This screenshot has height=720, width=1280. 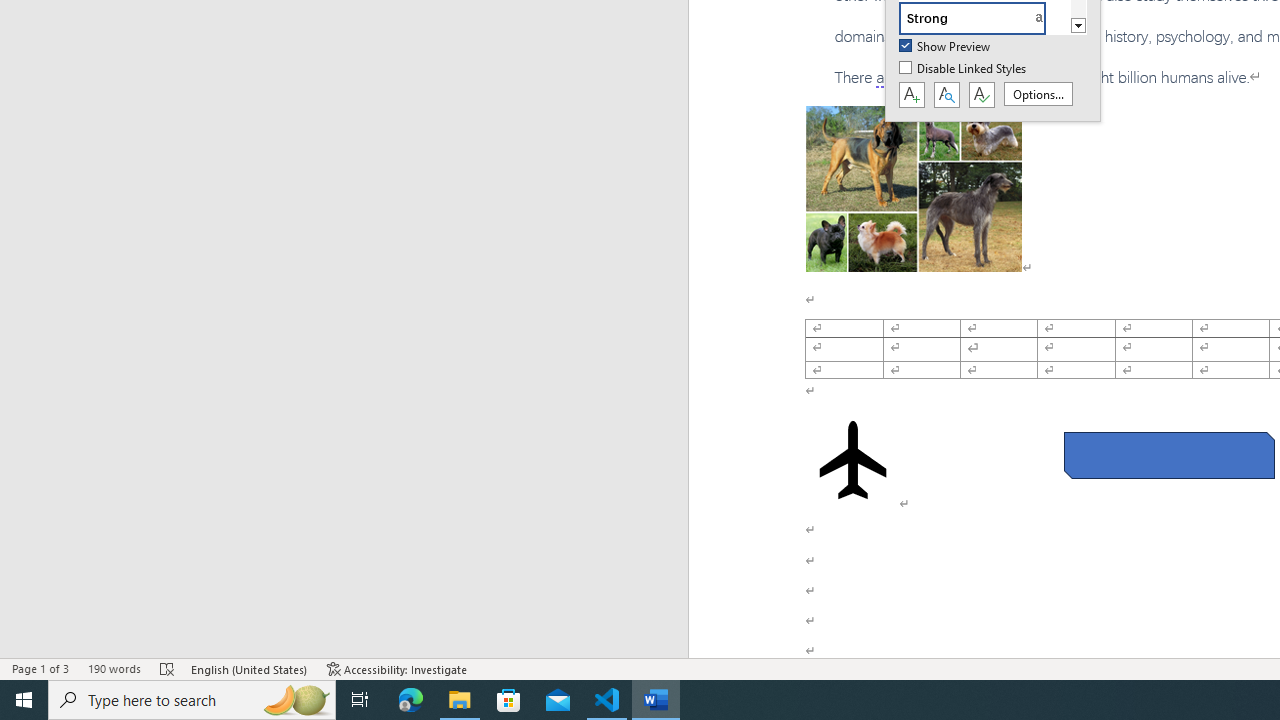 I want to click on 'Show Preview', so click(x=945, y=46).